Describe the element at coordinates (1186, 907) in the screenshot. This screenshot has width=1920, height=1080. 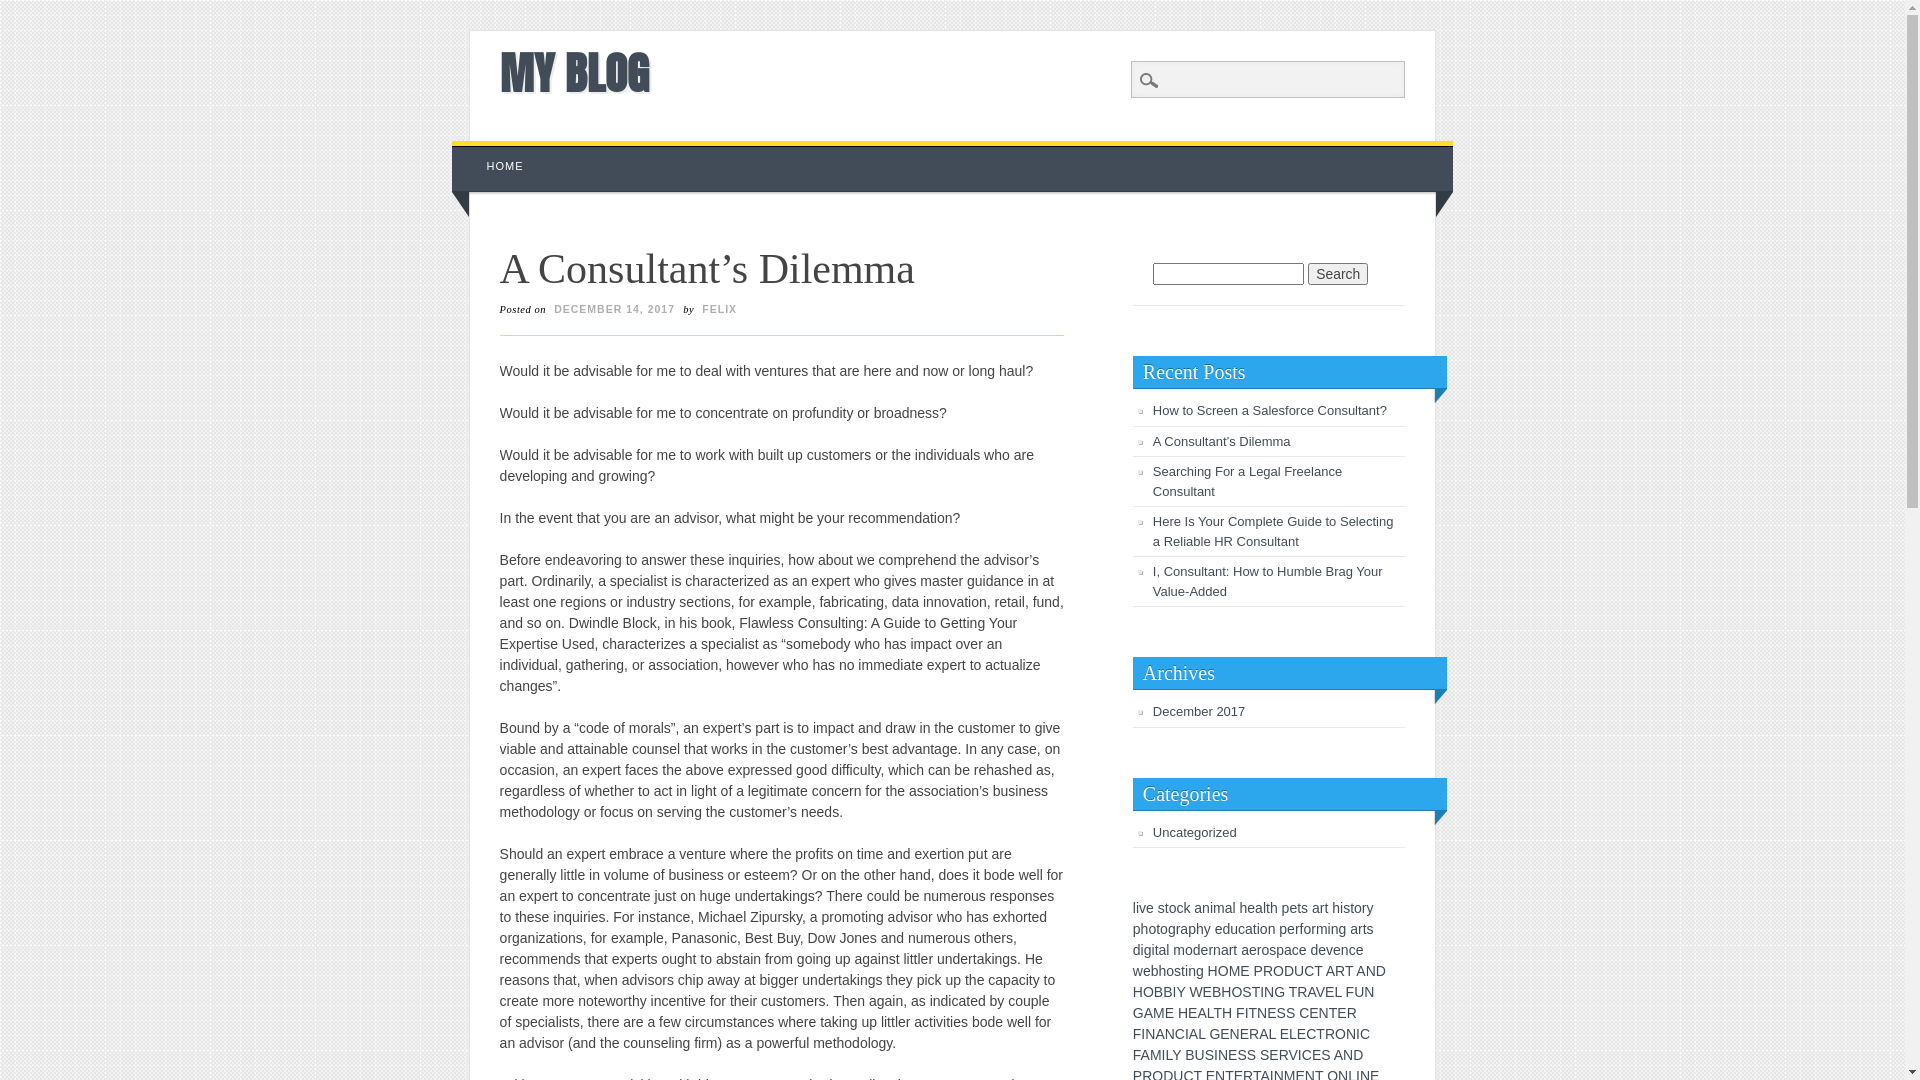
I see `'k'` at that location.